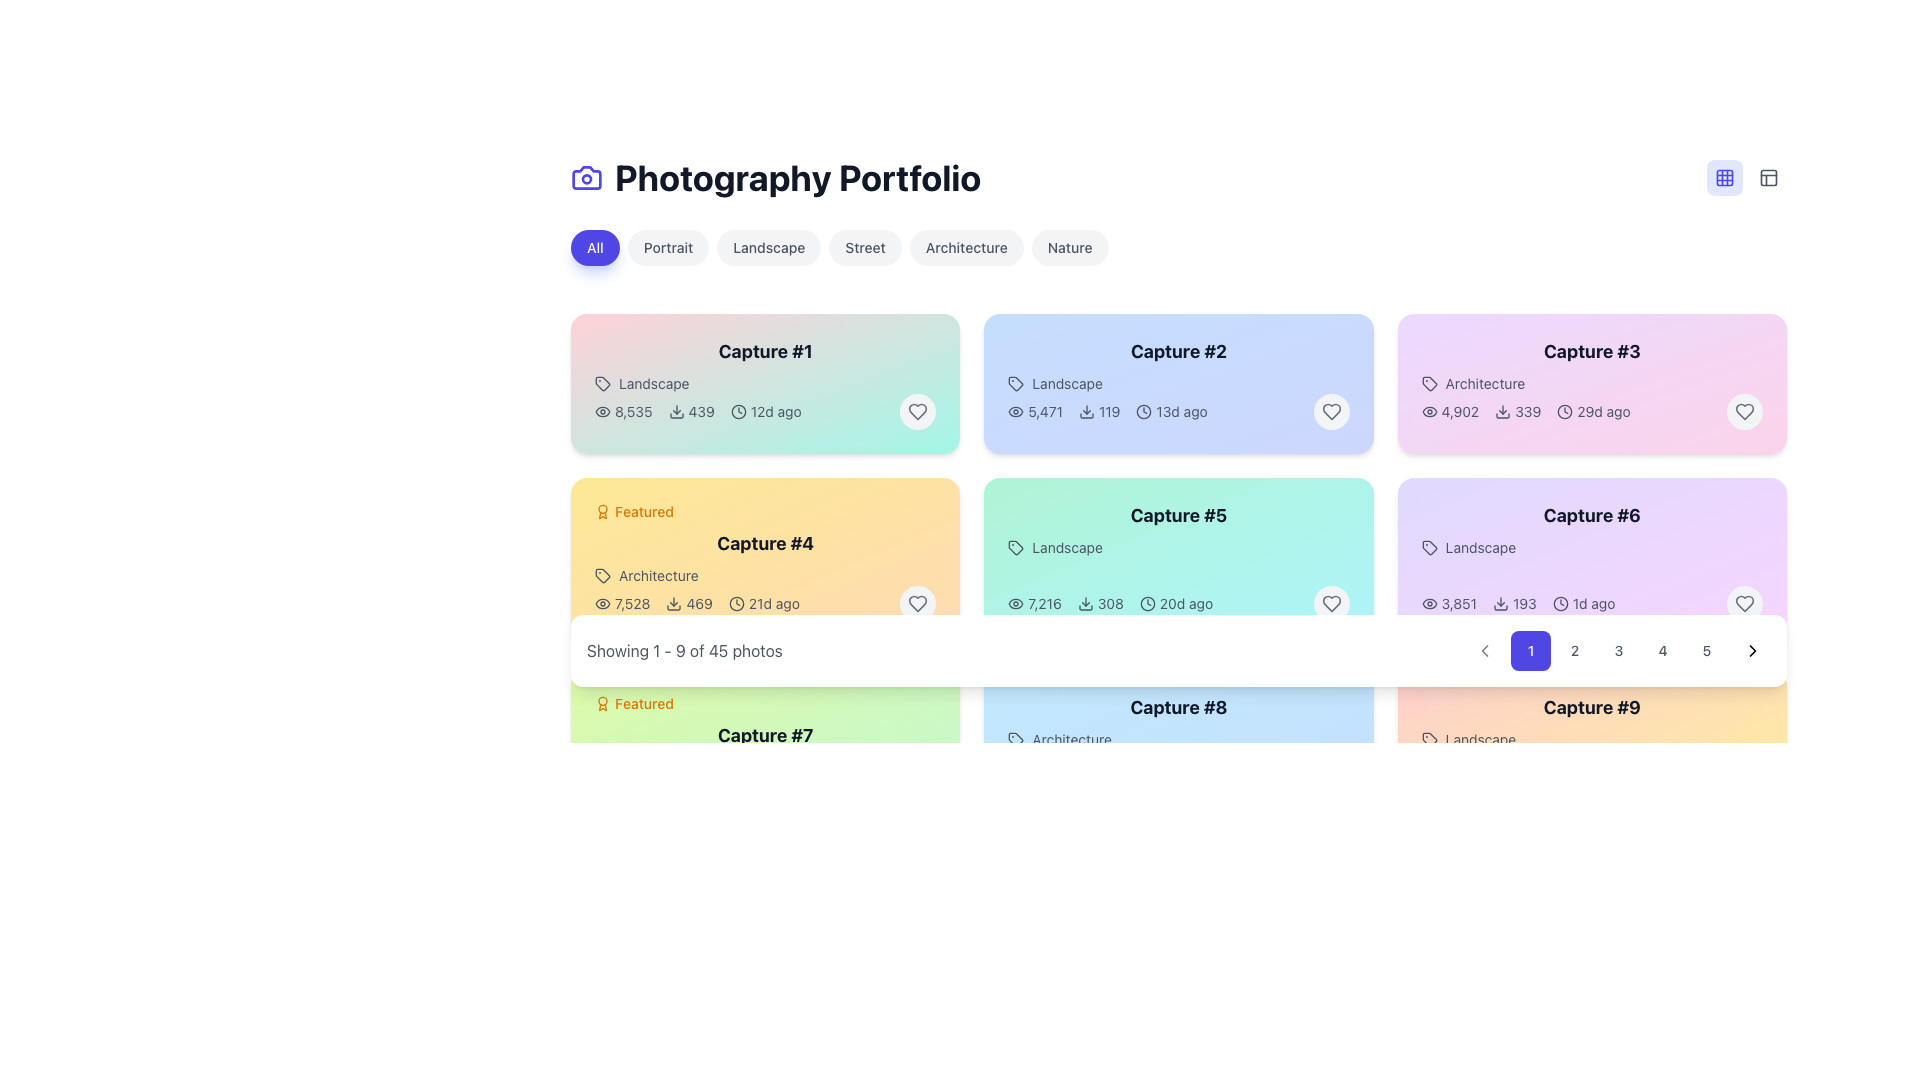  I want to click on the favorite button located in the top-right corner of the card titled 'Capture #2' in the grid layout, so click(1331, 411).